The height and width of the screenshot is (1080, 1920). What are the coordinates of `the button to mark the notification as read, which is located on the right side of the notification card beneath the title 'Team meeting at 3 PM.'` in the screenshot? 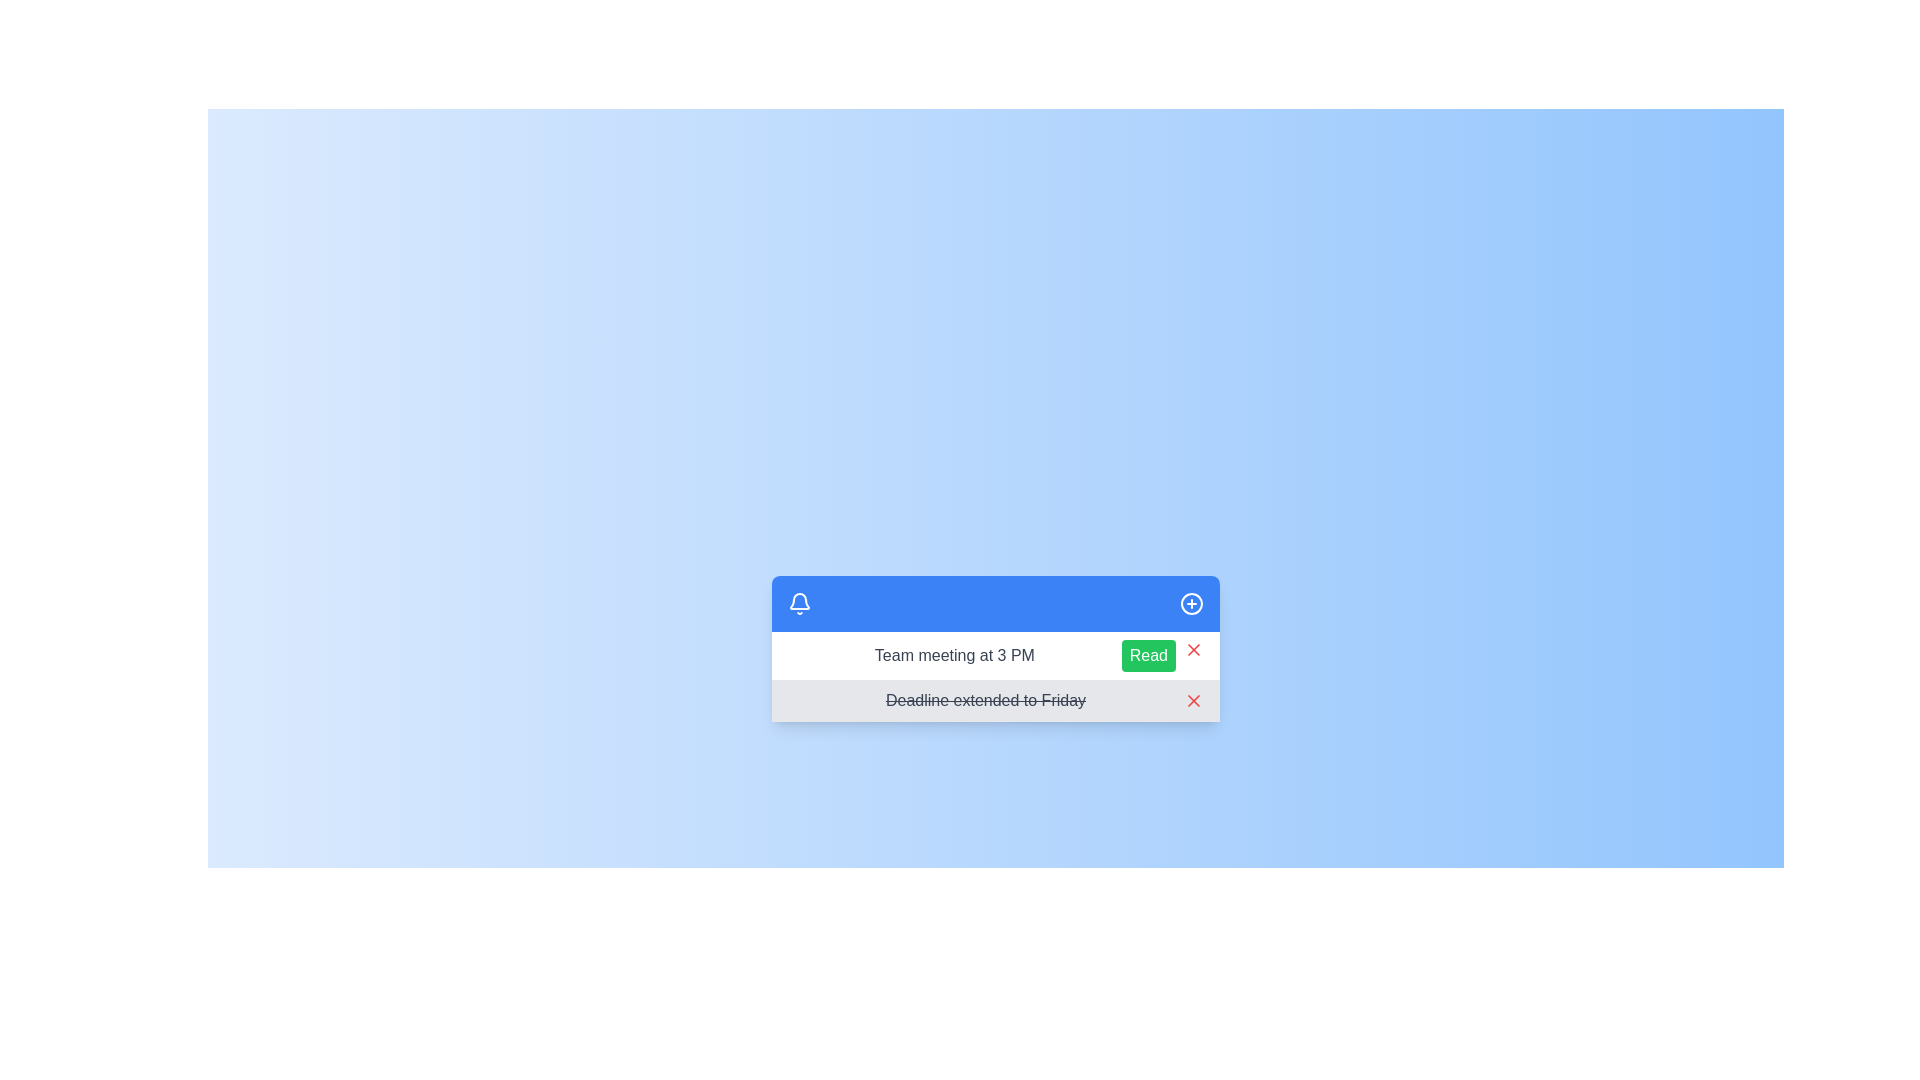 It's located at (1162, 655).